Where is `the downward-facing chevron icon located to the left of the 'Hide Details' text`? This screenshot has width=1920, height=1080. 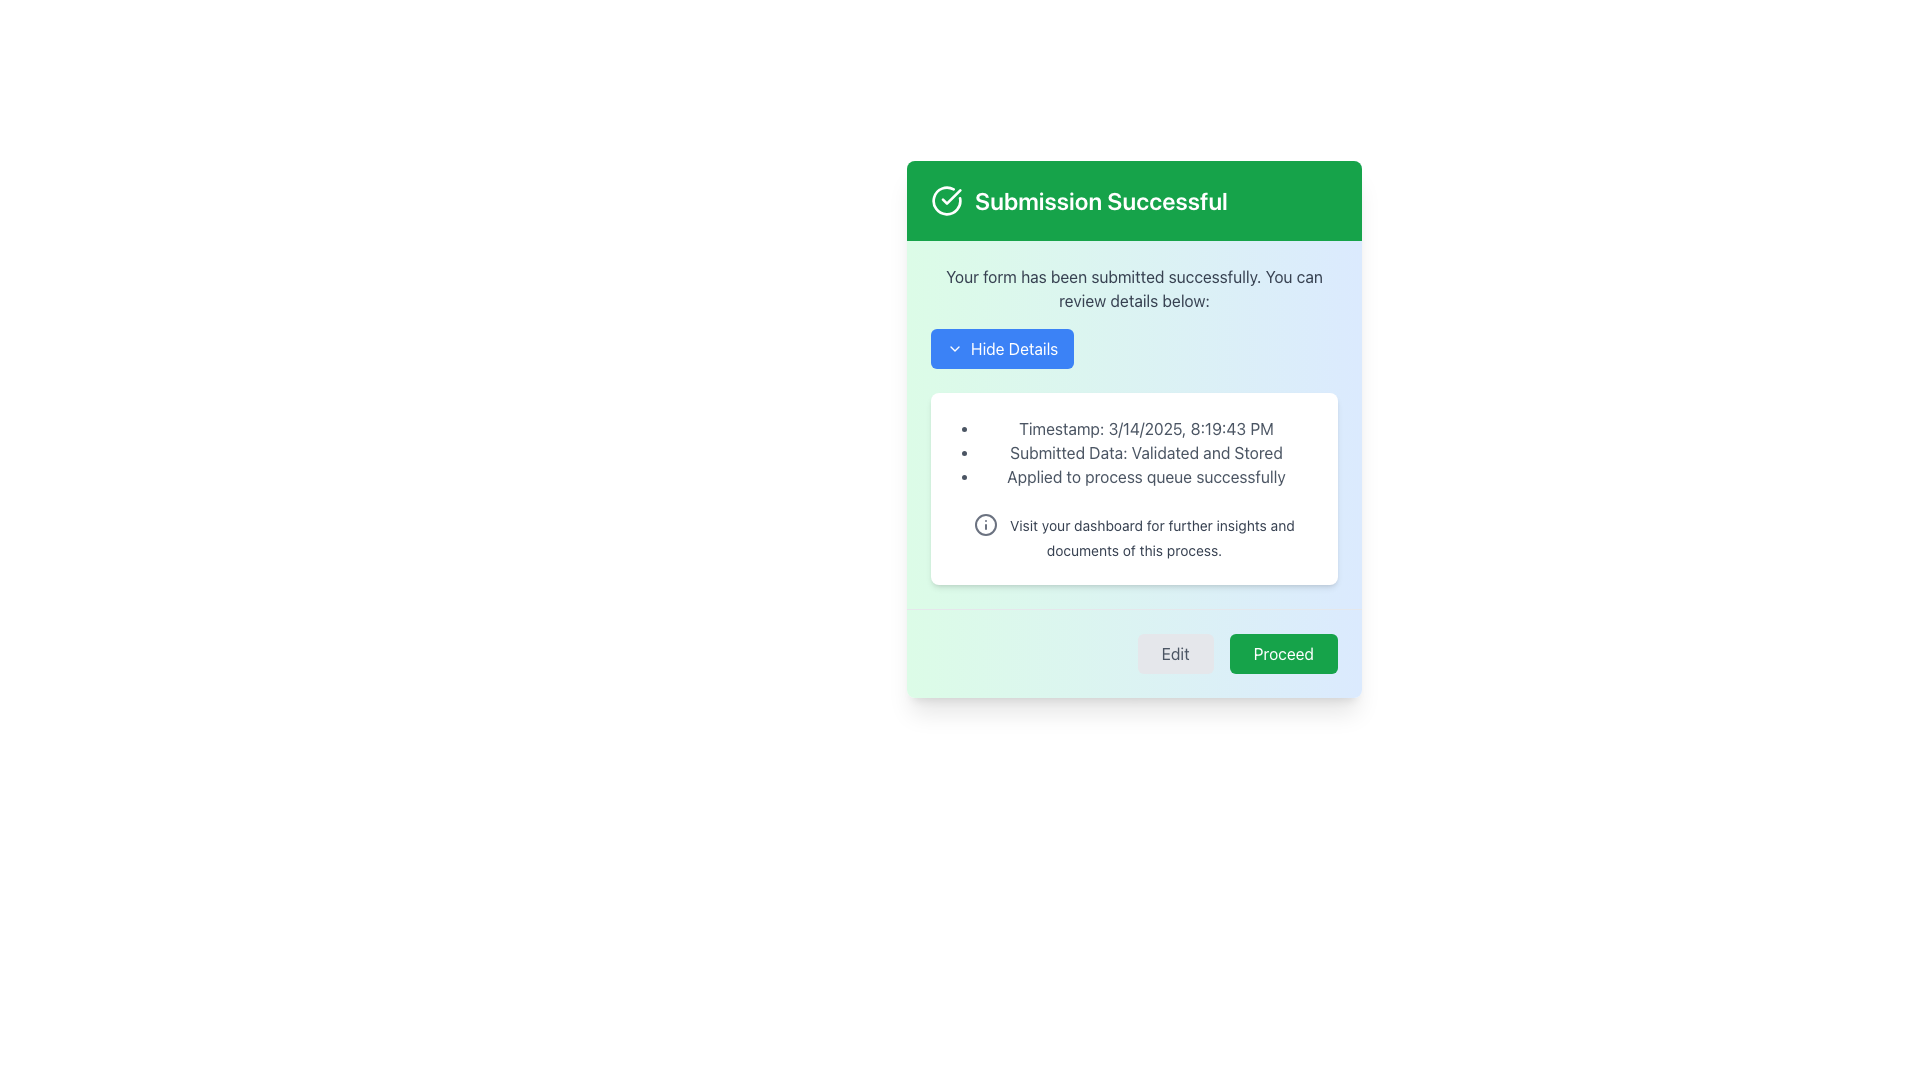 the downward-facing chevron icon located to the left of the 'Hide Details' text is located at coordinates (954, 347).